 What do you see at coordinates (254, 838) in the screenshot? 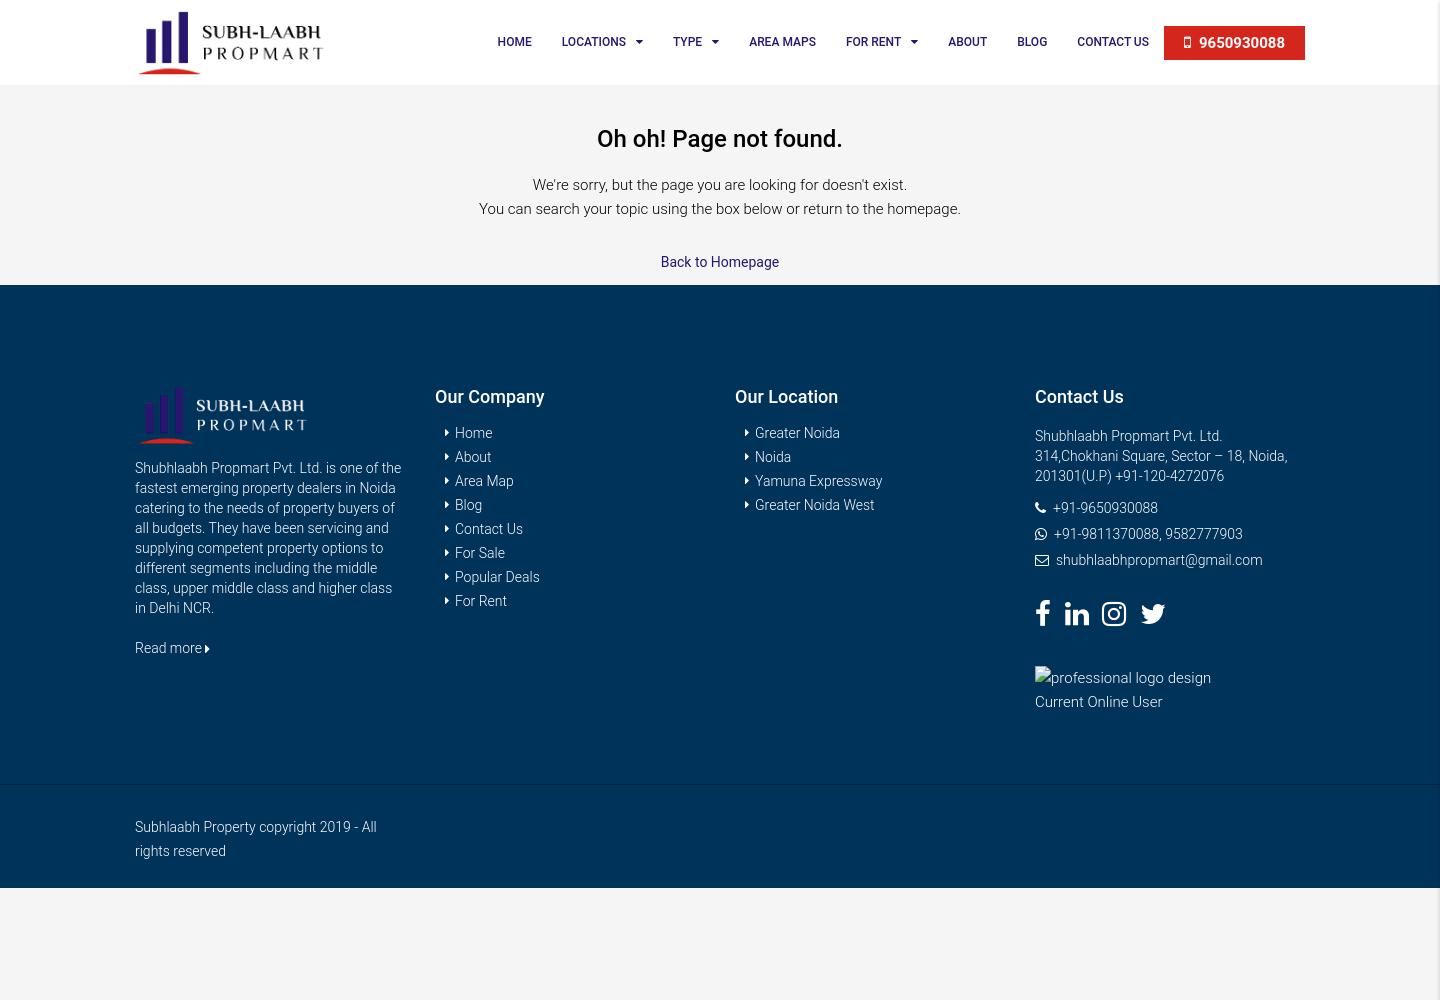
I see `'Subhlaabh Property copyright 2019 - All rights reserved'` at bounding box center [254, 838].